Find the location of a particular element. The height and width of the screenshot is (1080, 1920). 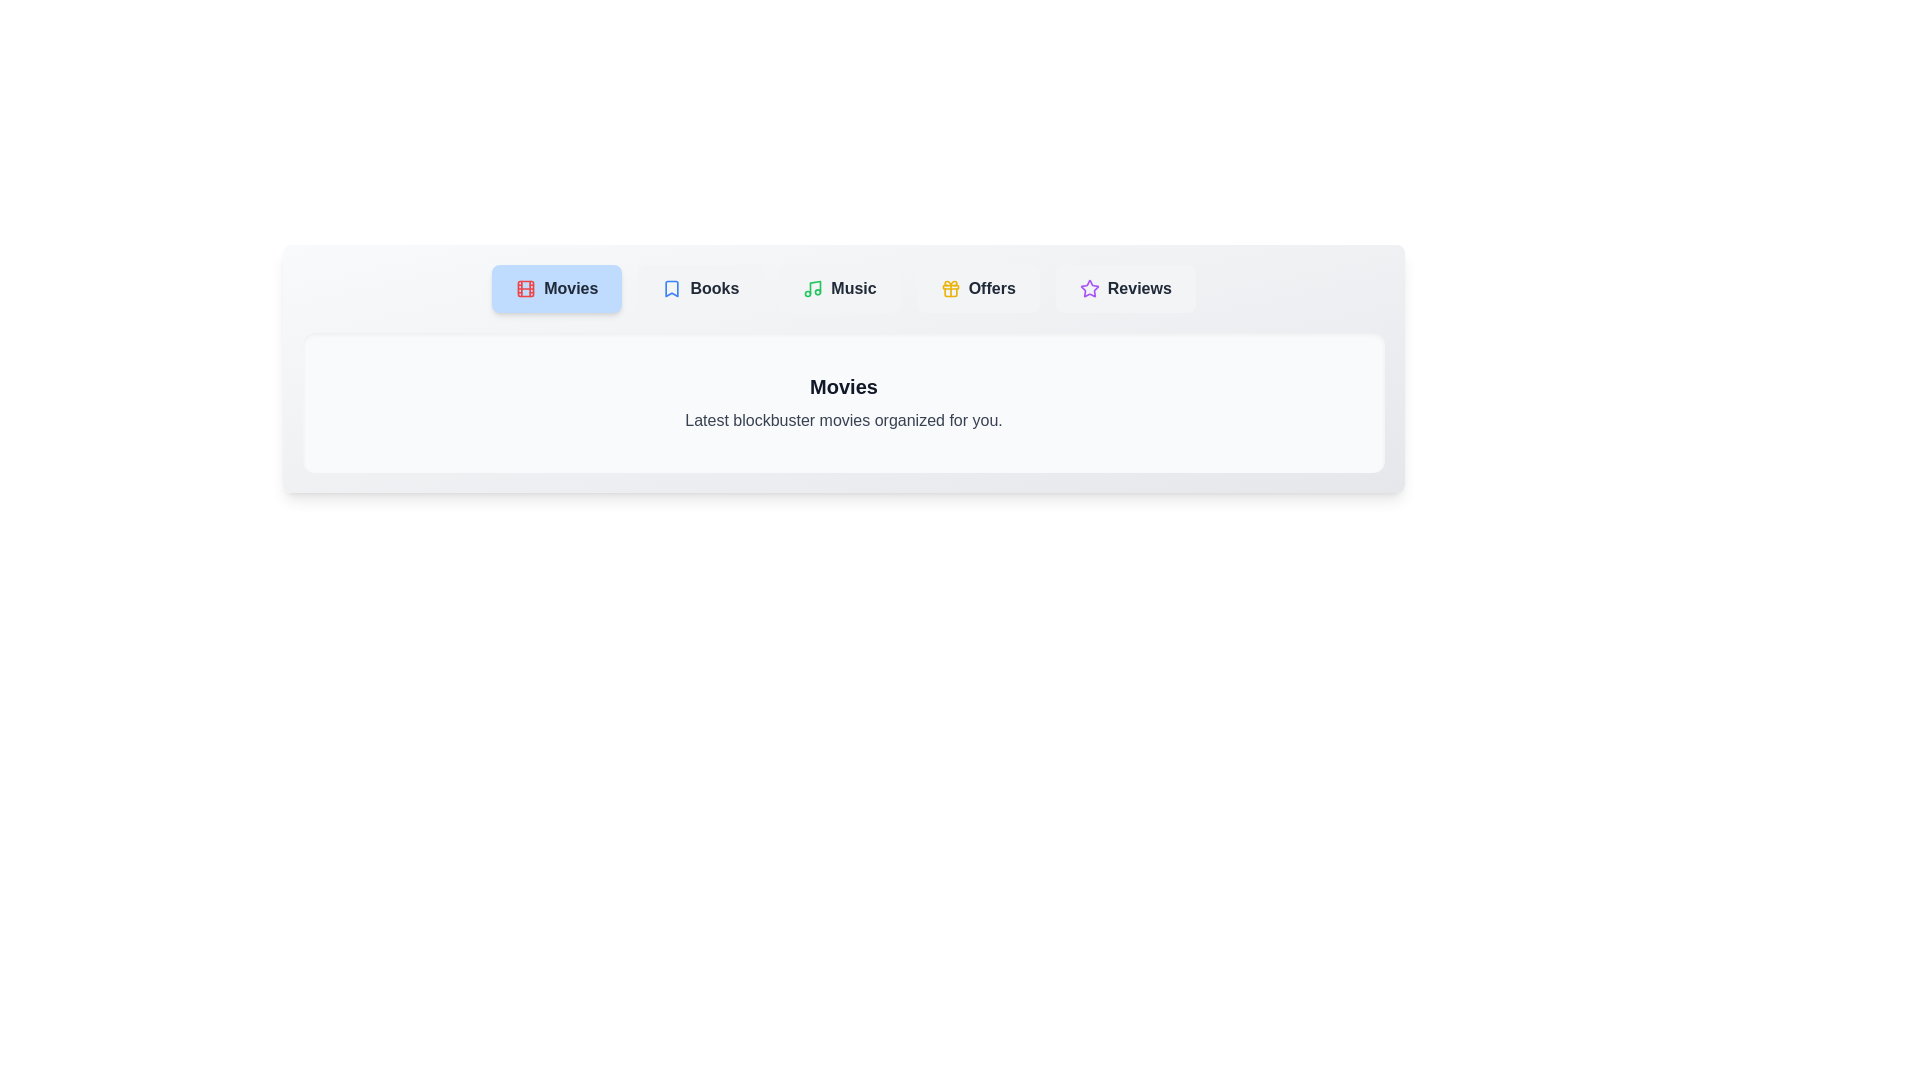

the tab labeled Books to switch to its content is located at coordinates (700, 289).